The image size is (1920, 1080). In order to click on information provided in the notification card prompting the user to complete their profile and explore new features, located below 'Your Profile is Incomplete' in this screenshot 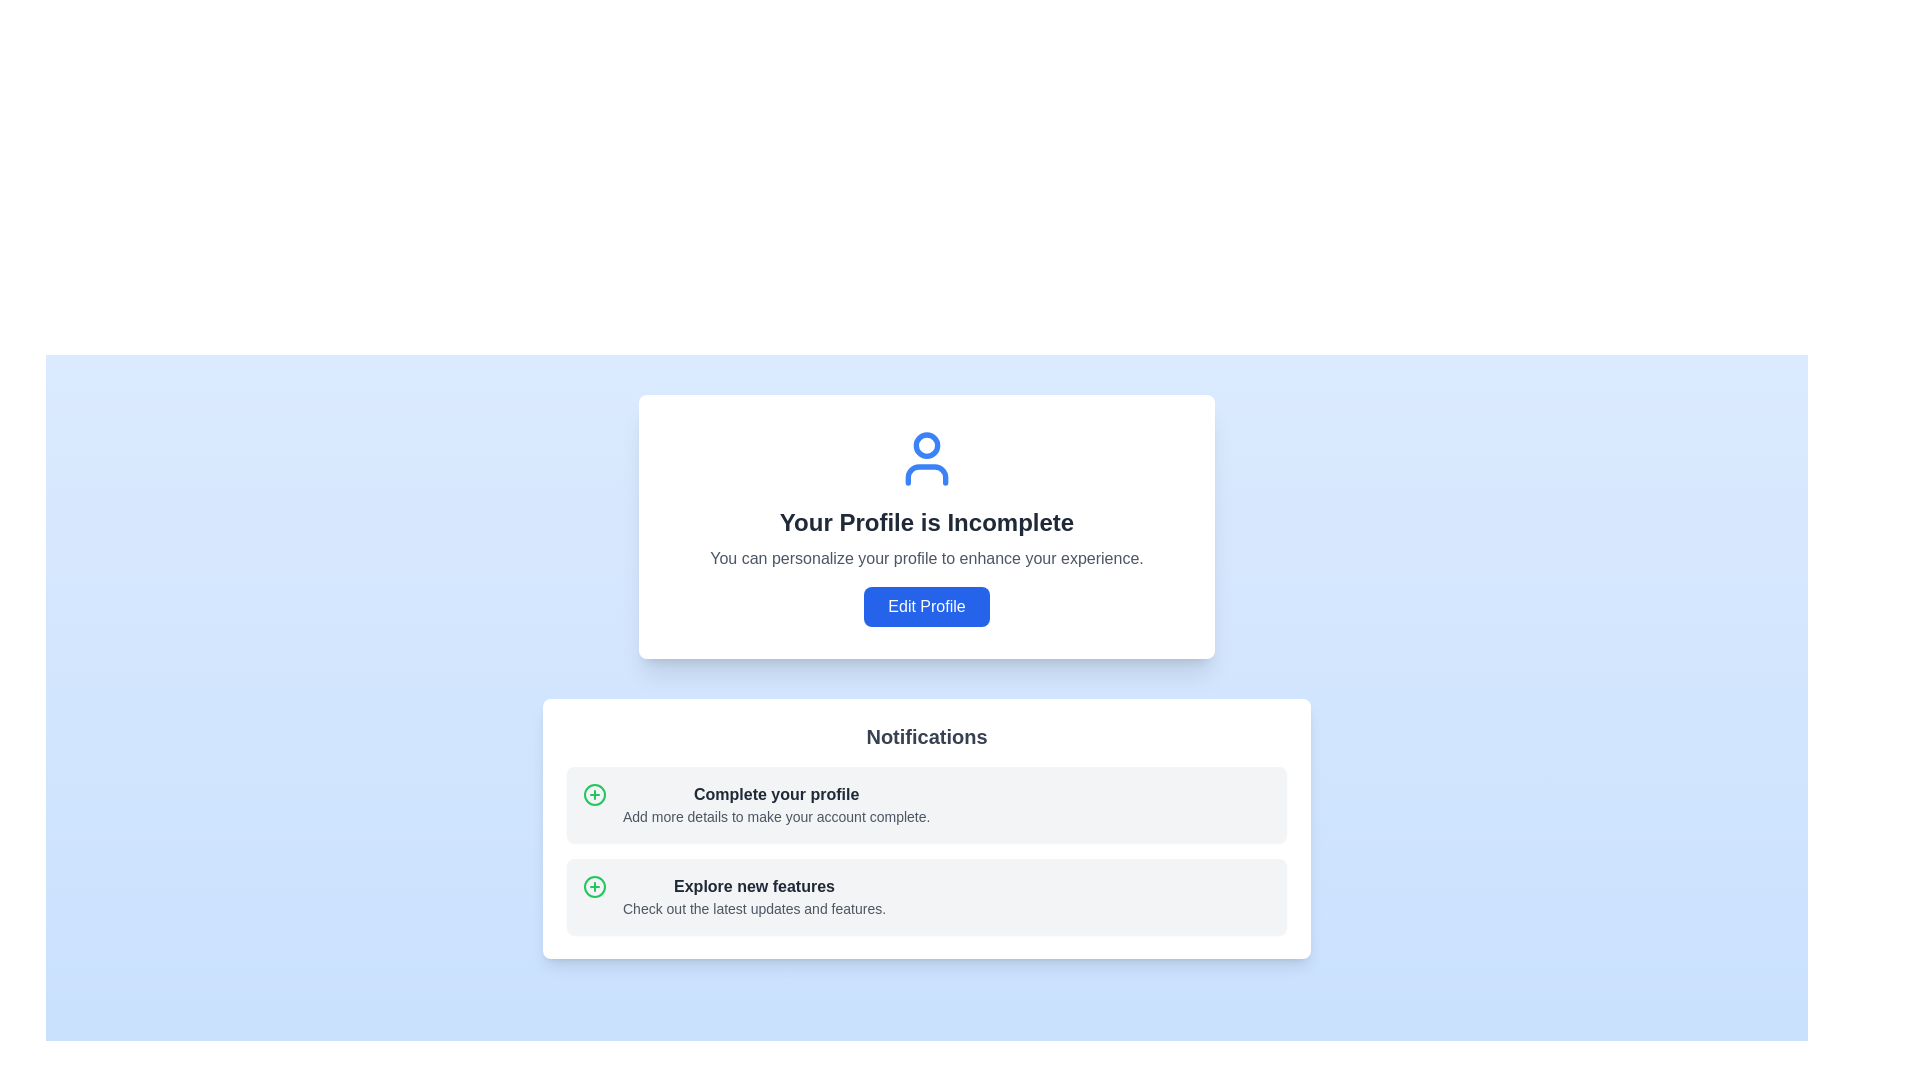, I will do `click(925, 829)`.